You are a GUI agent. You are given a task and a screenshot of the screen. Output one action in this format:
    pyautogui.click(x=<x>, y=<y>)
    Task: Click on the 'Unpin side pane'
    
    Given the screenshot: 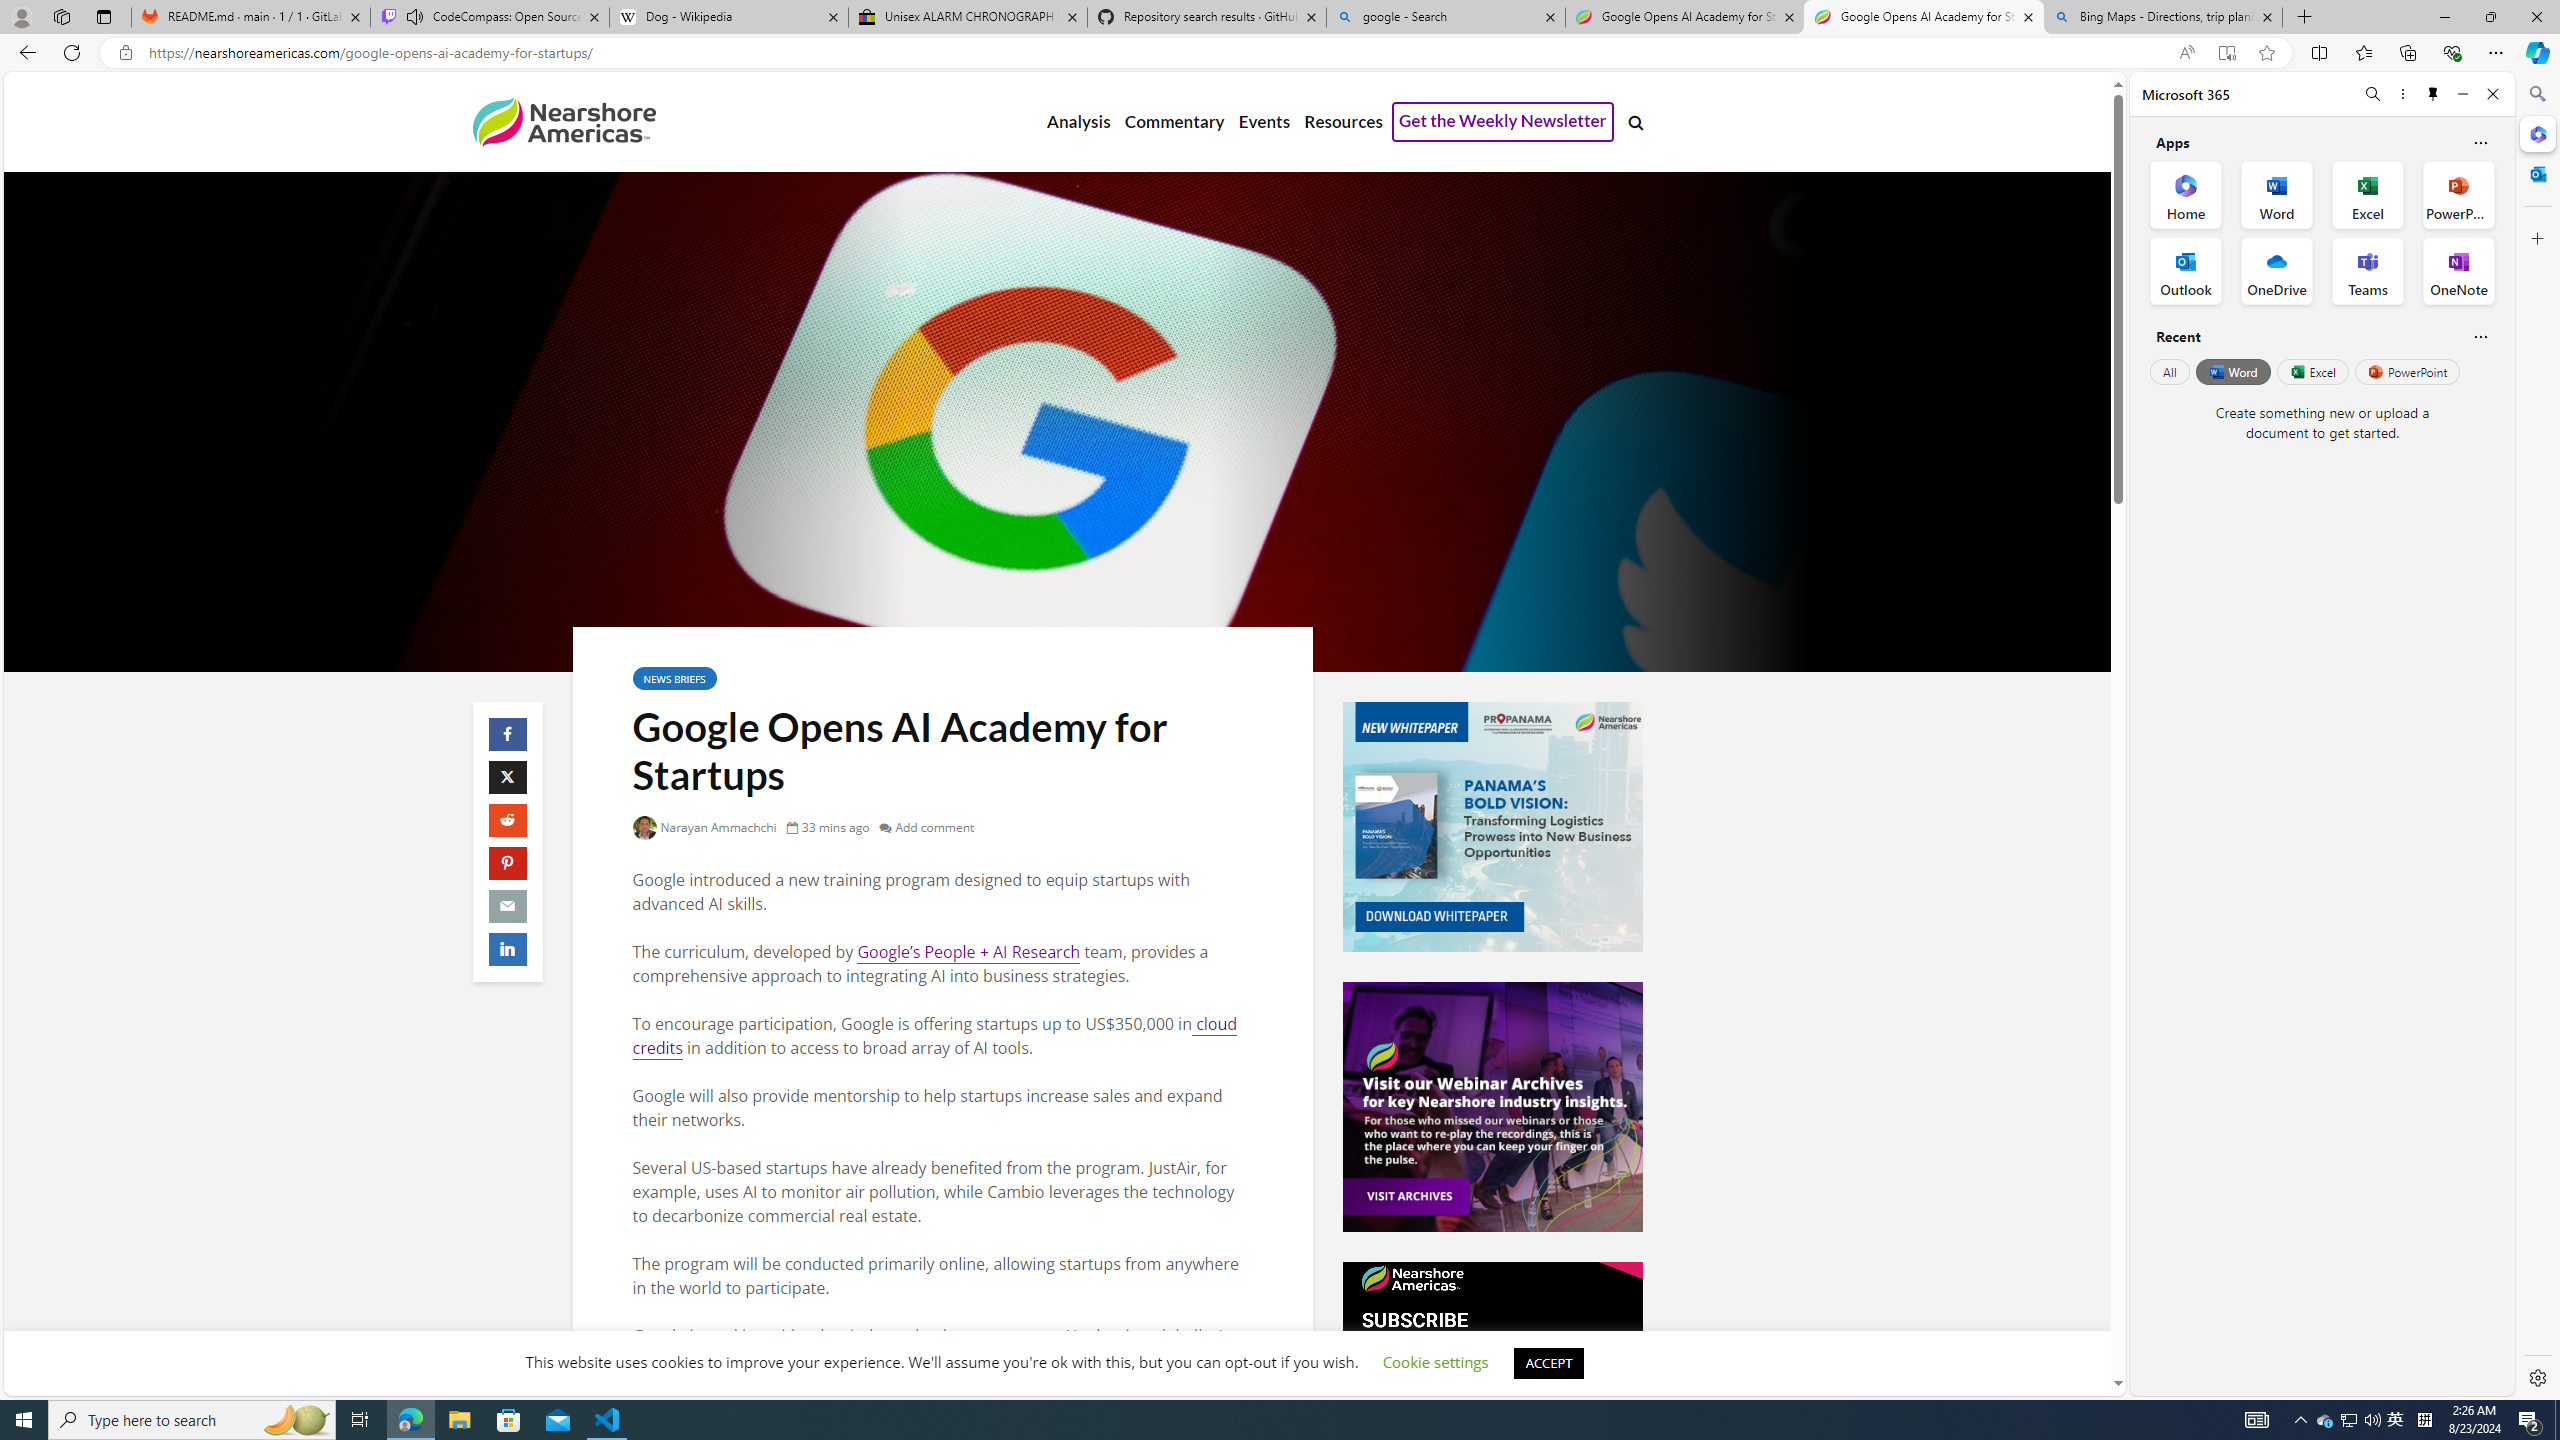 What is the action you would take?
    pyautogui.click(x=2433, y=93)
    